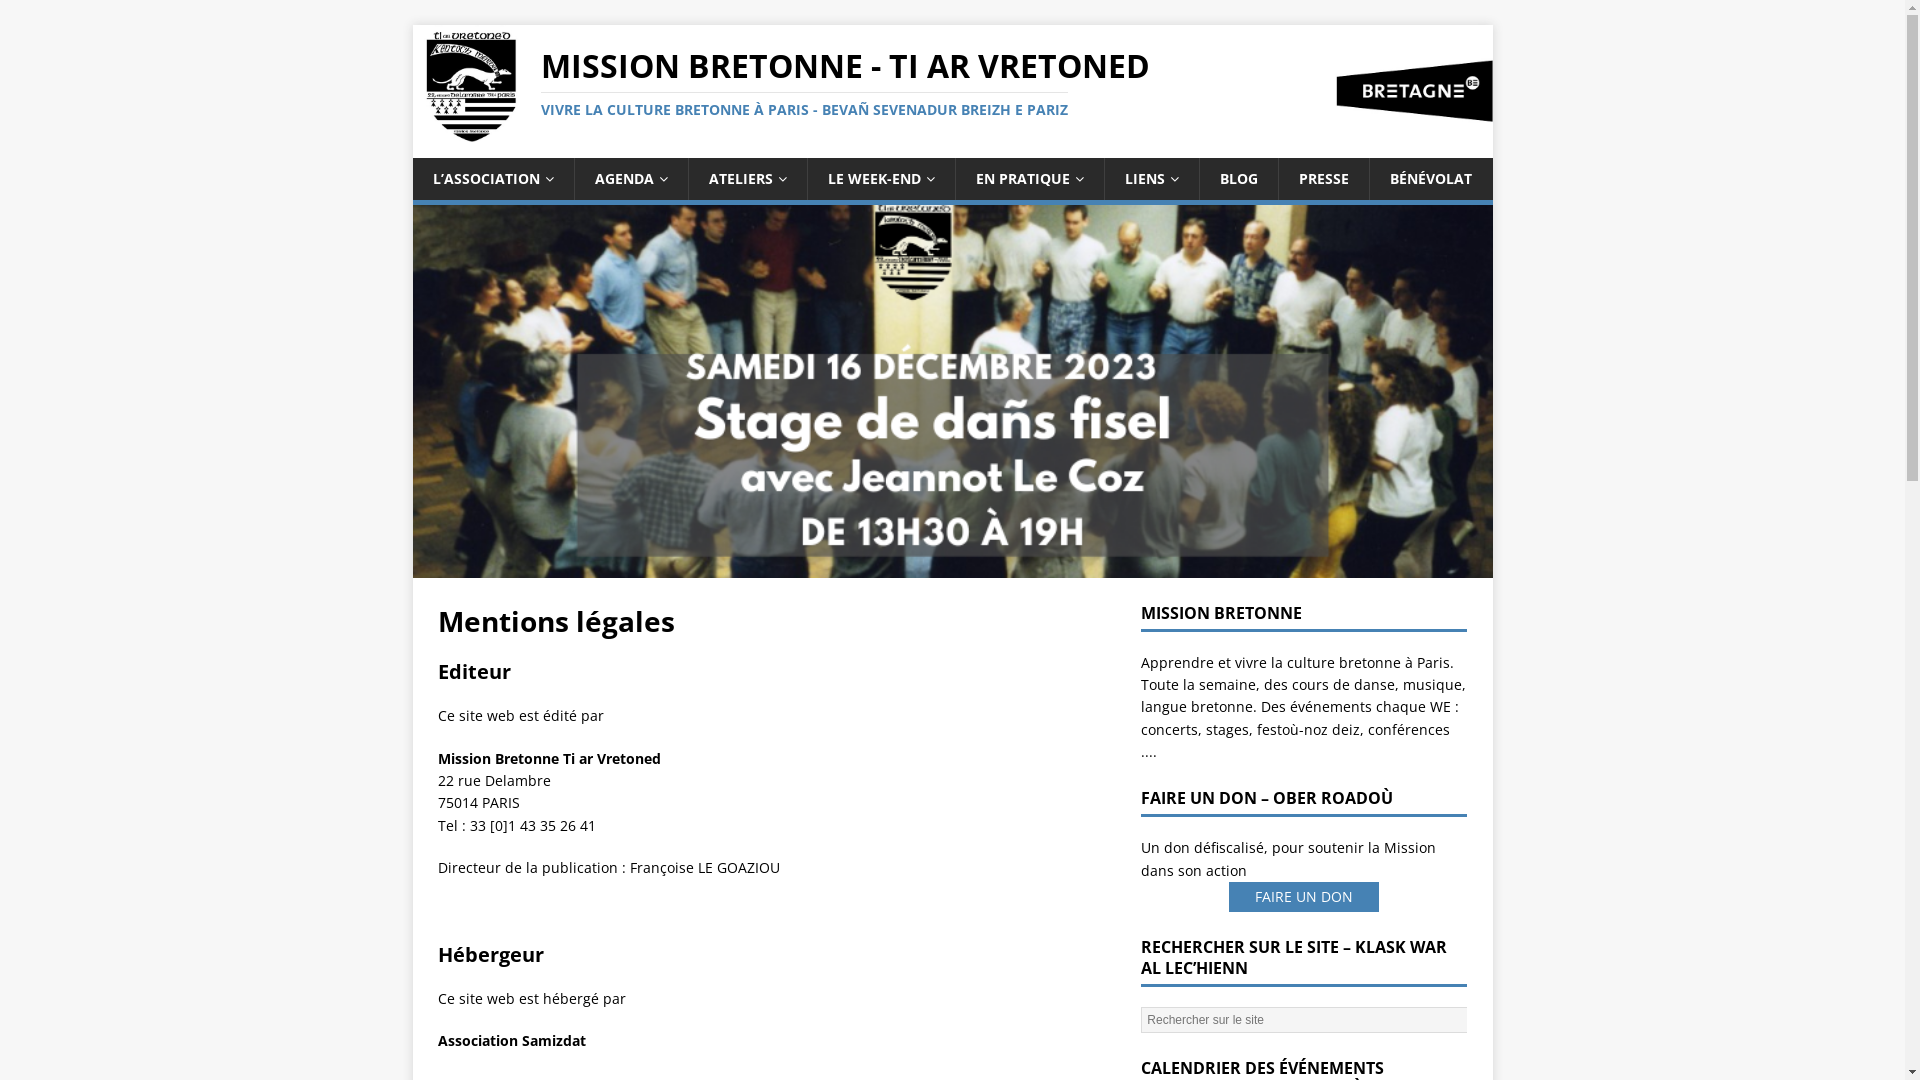 The height and width of the screenshot is (1080, 1920). What do you see at coordinates (806, 177) in the screenshot?
I see `'LE WEEK-END'` at bounding box center [806, 177].